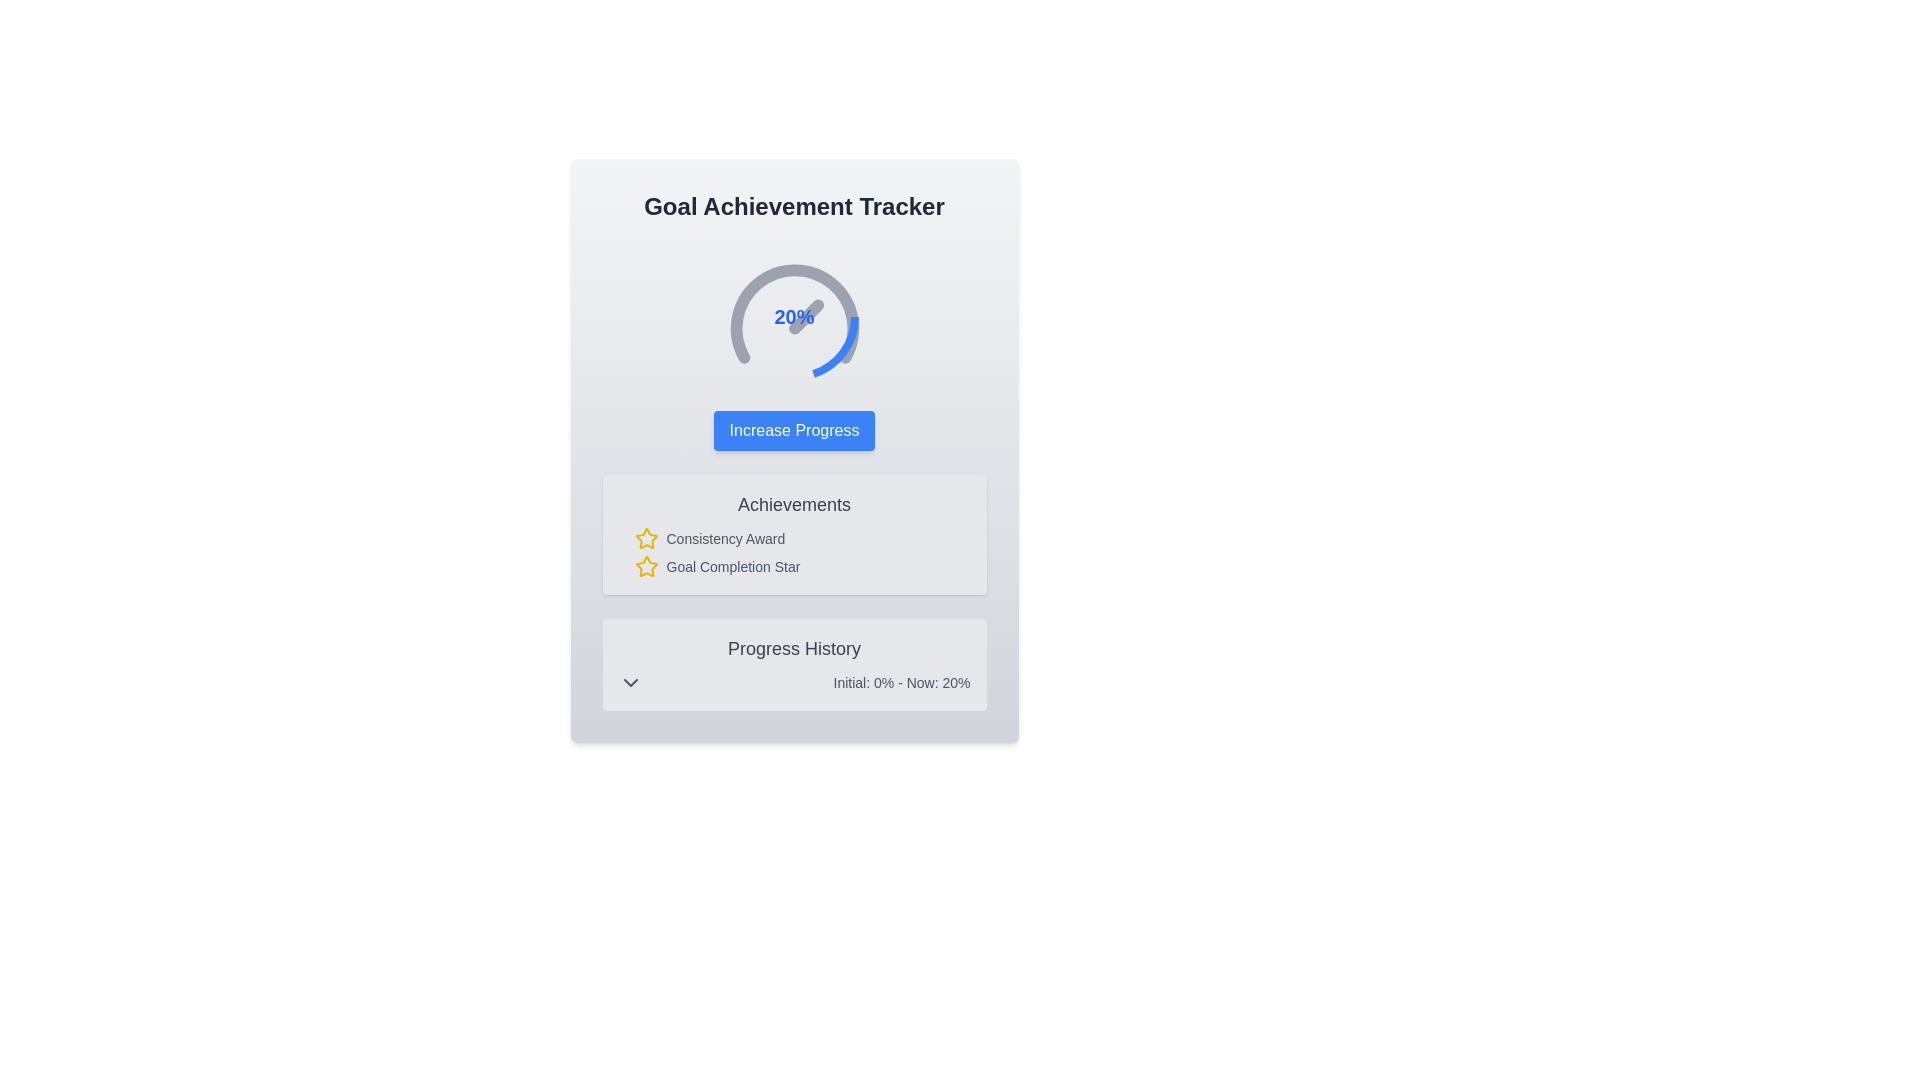 This screenshot has height=1080, width=1920. I want to click on the 'Goal Achievement Tracker' section, which includes the title, progress indicator, and buttons for interaction, so click(793, 451).